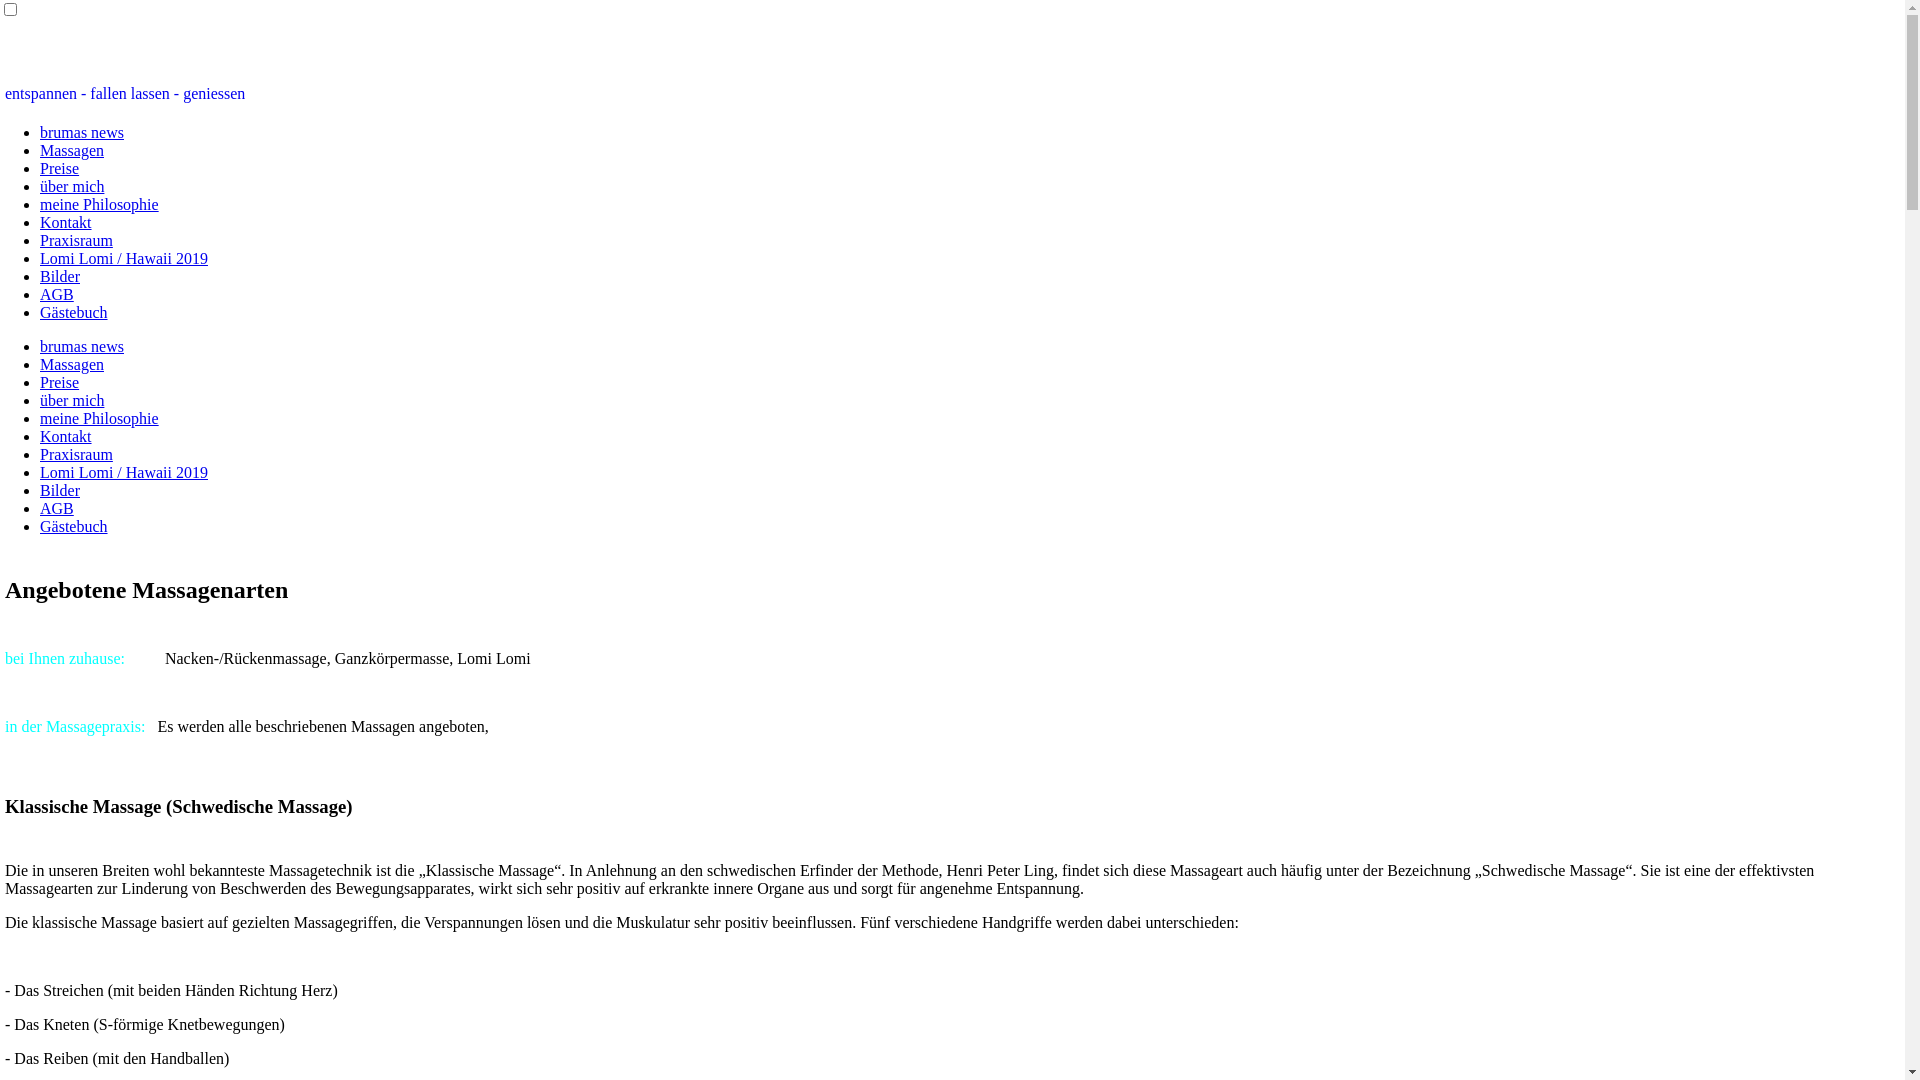 Image resolution: width=1920 pixels, height=1080 pixels. I want to click on 'Bilder', so click(59, 490).